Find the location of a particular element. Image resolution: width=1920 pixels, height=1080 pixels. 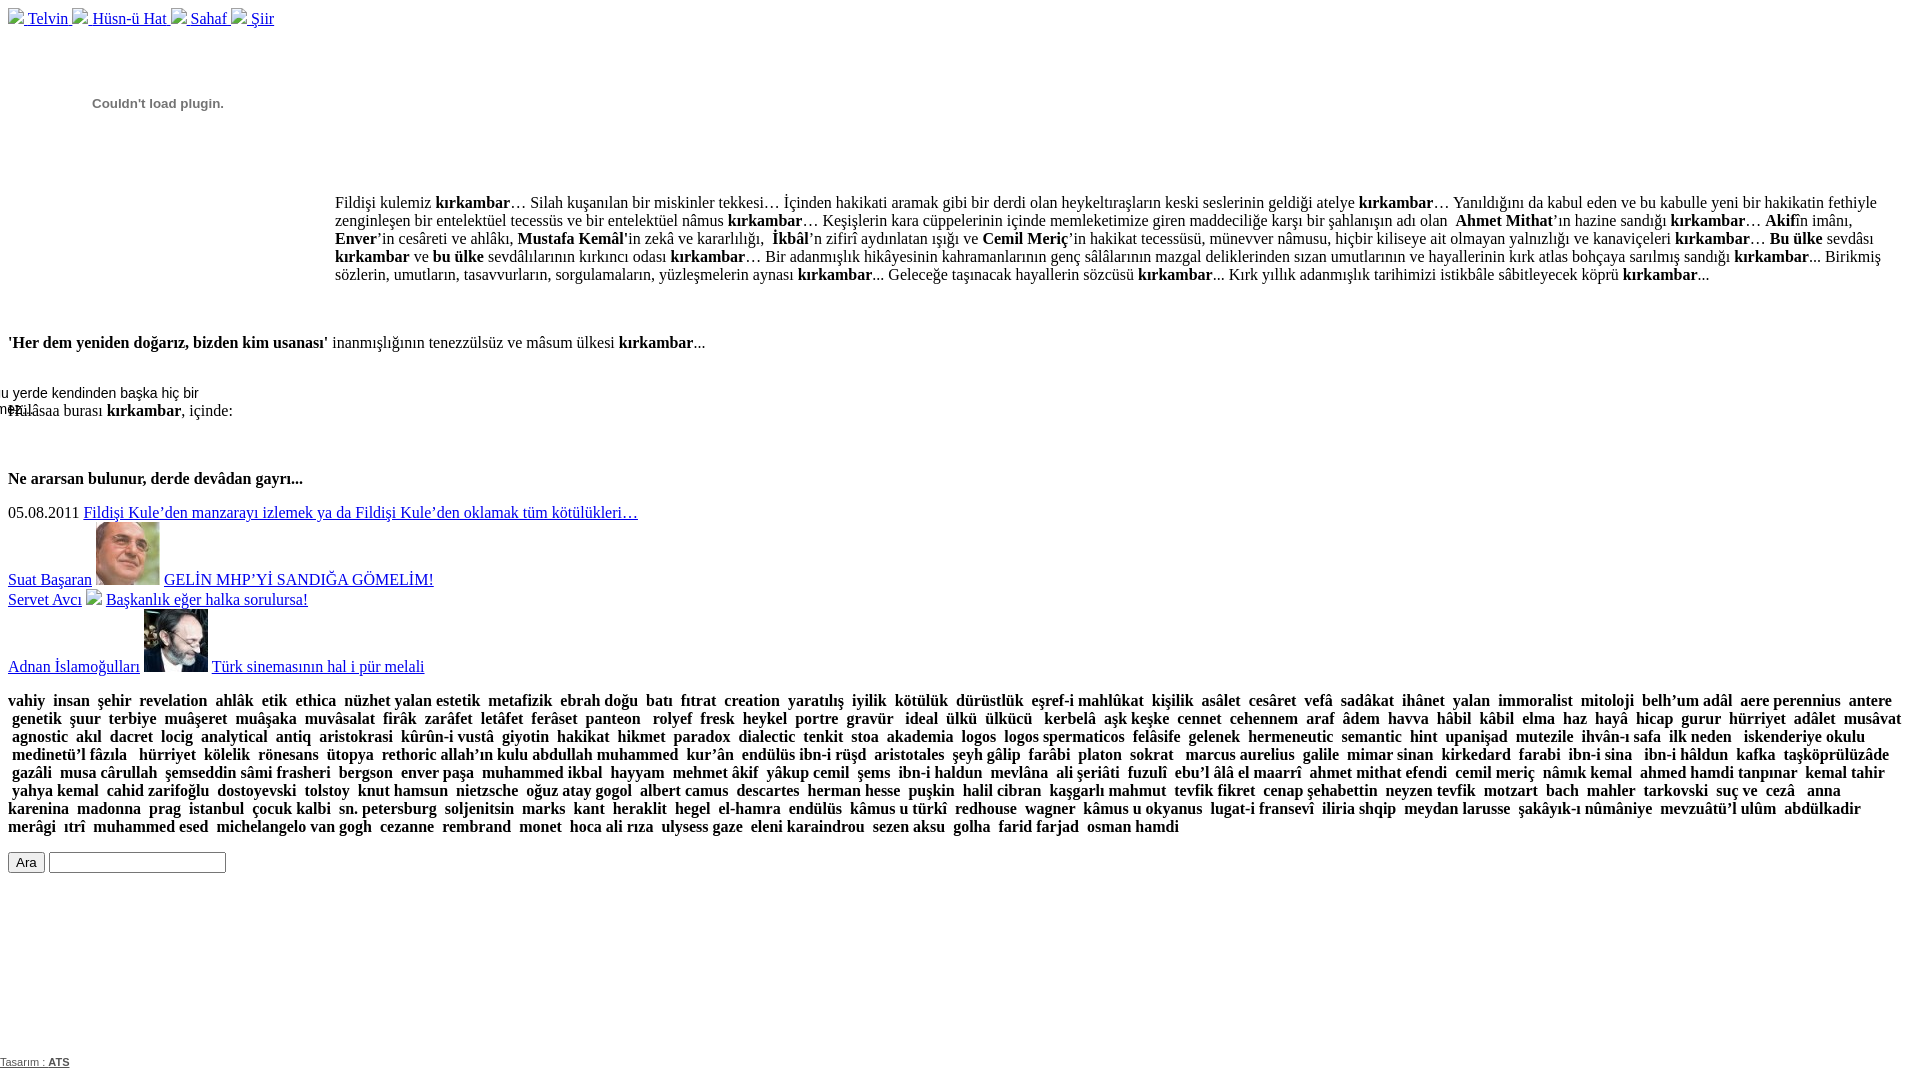

'Sahaf' is located at coordinates (201, 18).